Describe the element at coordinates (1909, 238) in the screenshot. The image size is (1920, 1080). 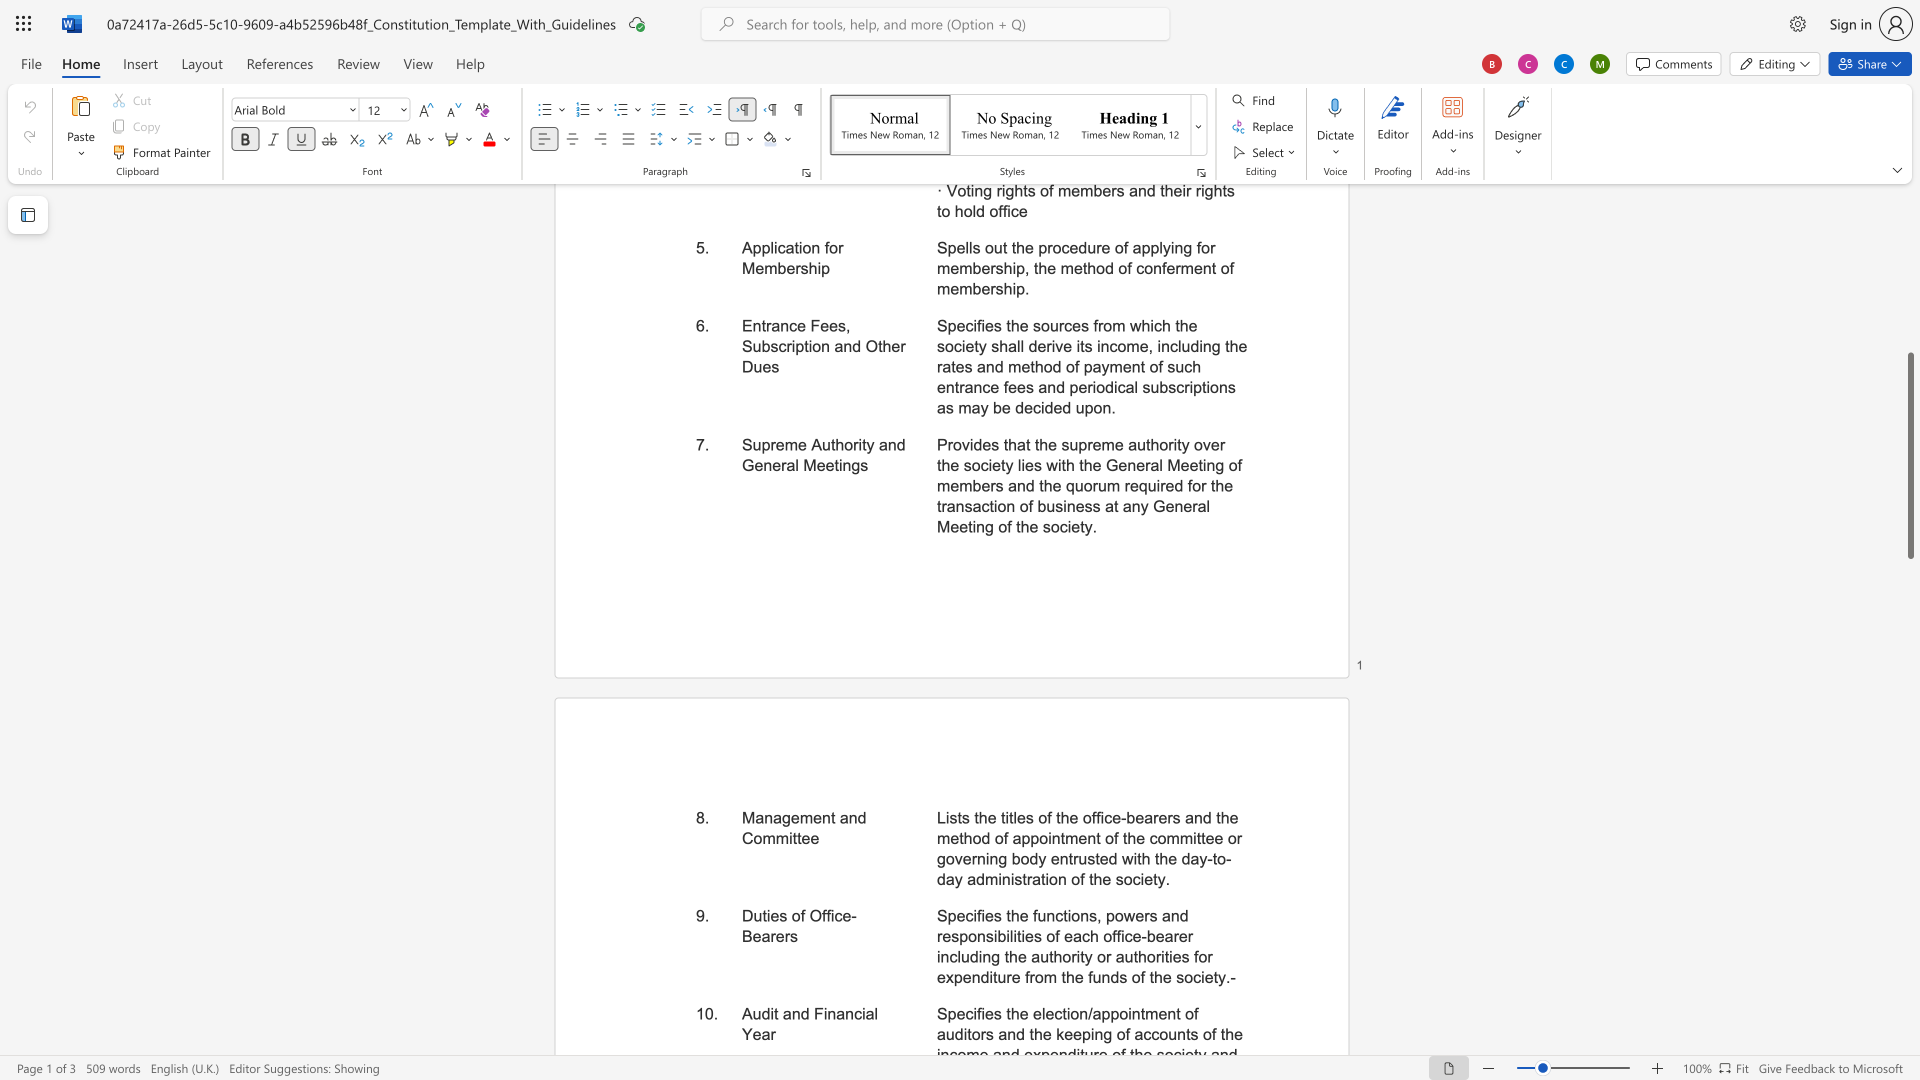
I see `the scrollbar to move the view up` at that location.